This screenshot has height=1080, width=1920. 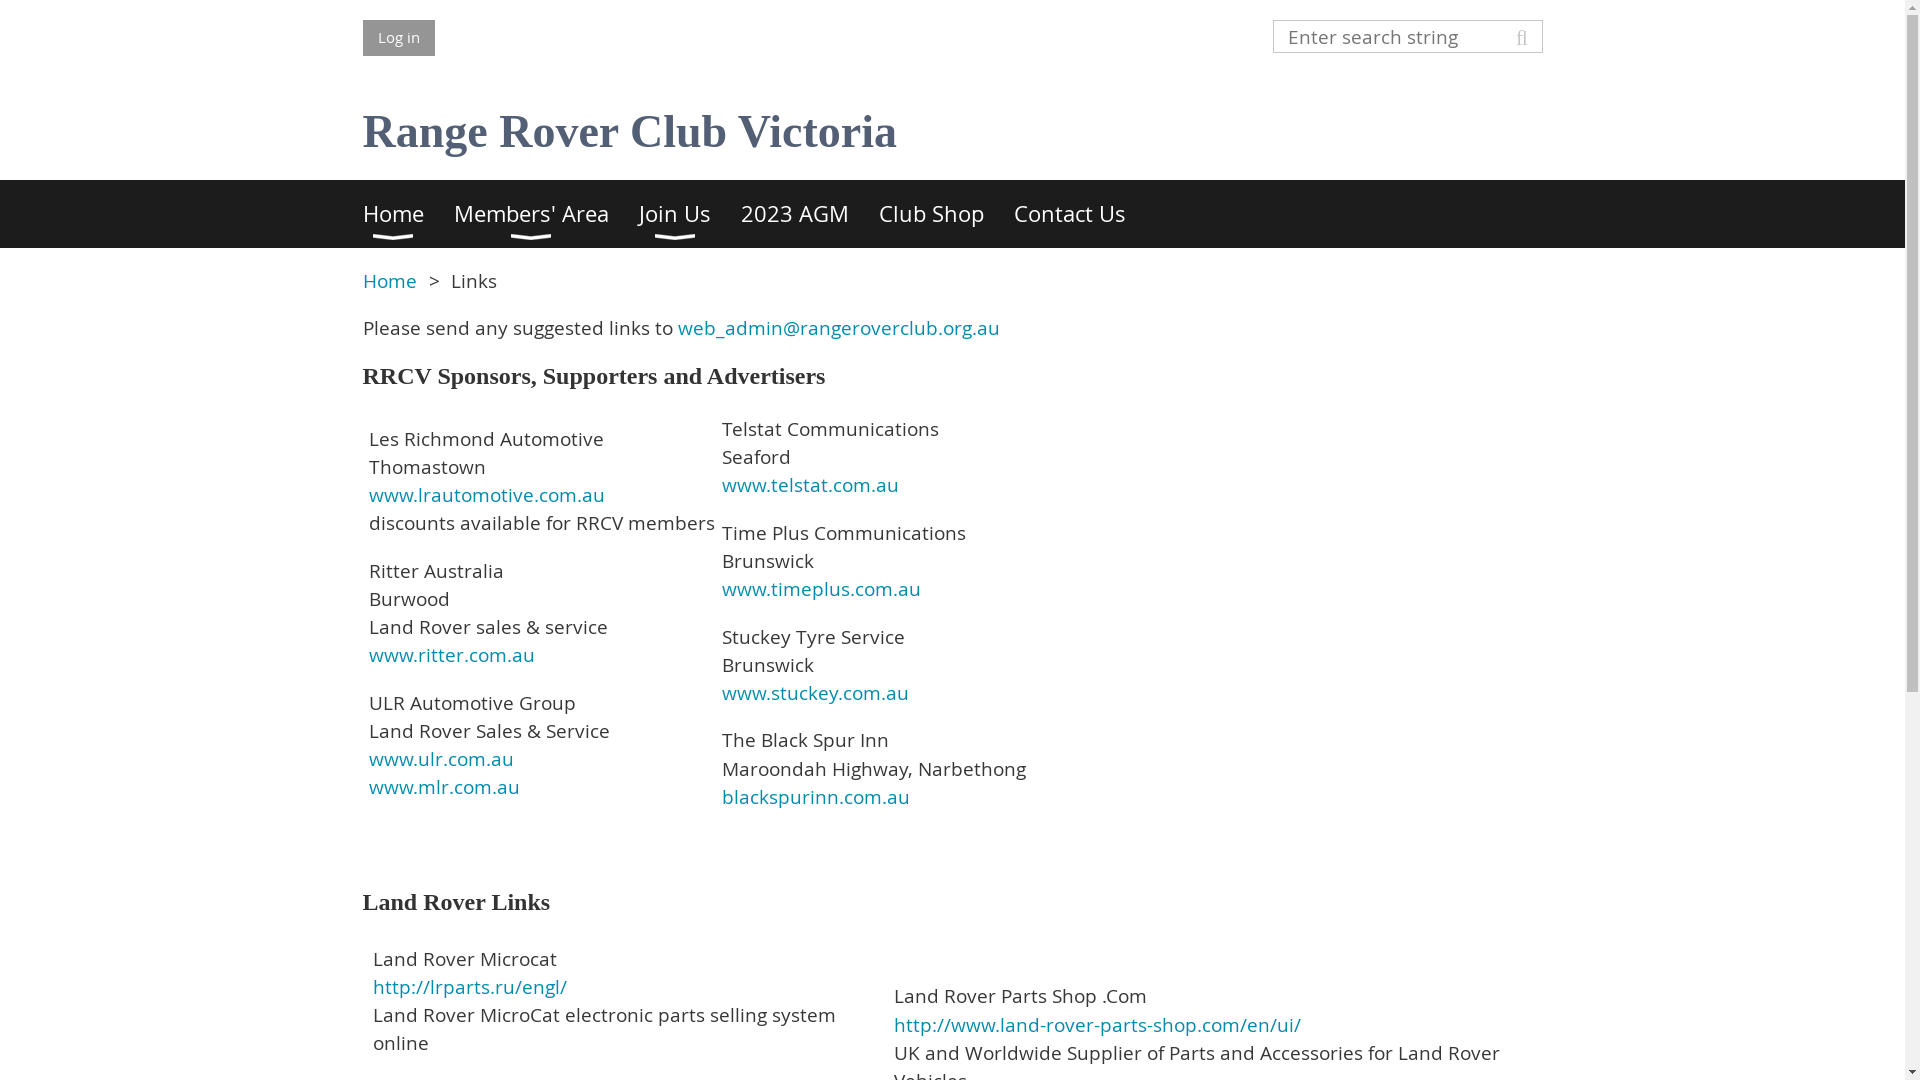 What do you see at coordinates (468, 986) in the screenshot?
I see `'http://lrparts.ru/engl/'` at bounding box center [468, 986].